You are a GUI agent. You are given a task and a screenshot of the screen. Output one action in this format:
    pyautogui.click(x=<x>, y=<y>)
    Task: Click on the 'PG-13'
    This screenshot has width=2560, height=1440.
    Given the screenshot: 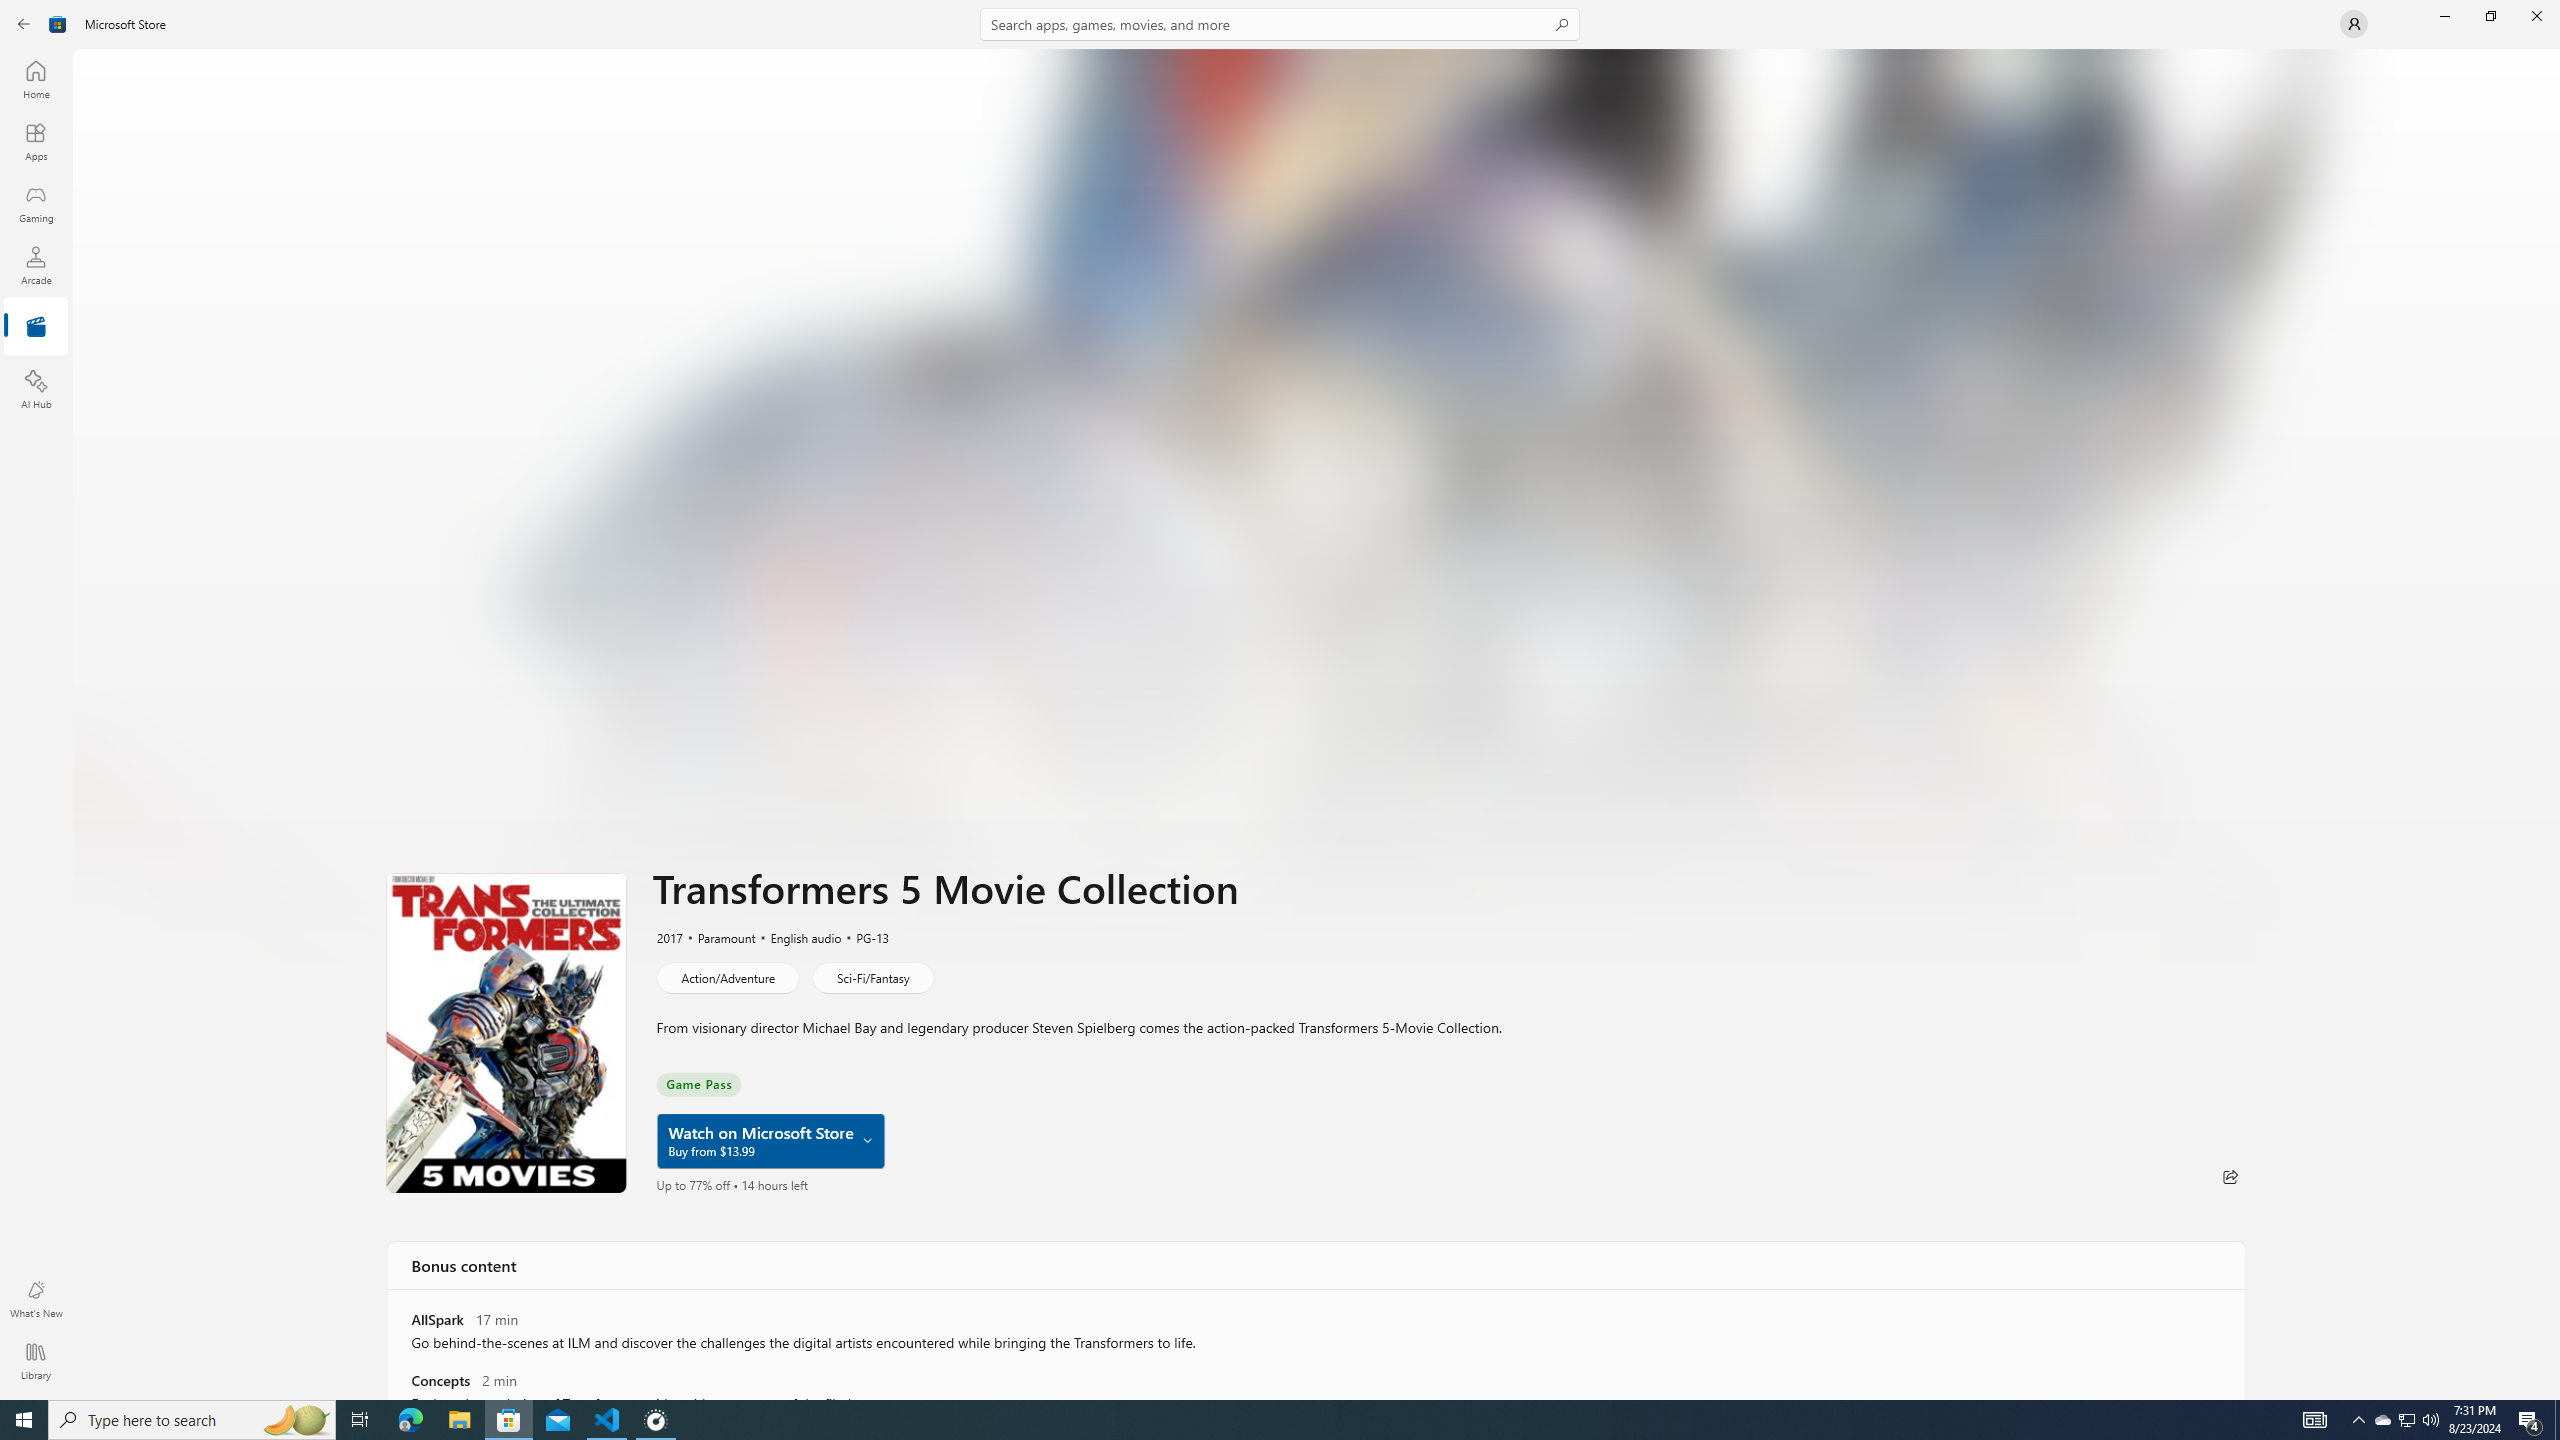 What is the action you would take?
    pyautogui.click(x=861, y=937)
    